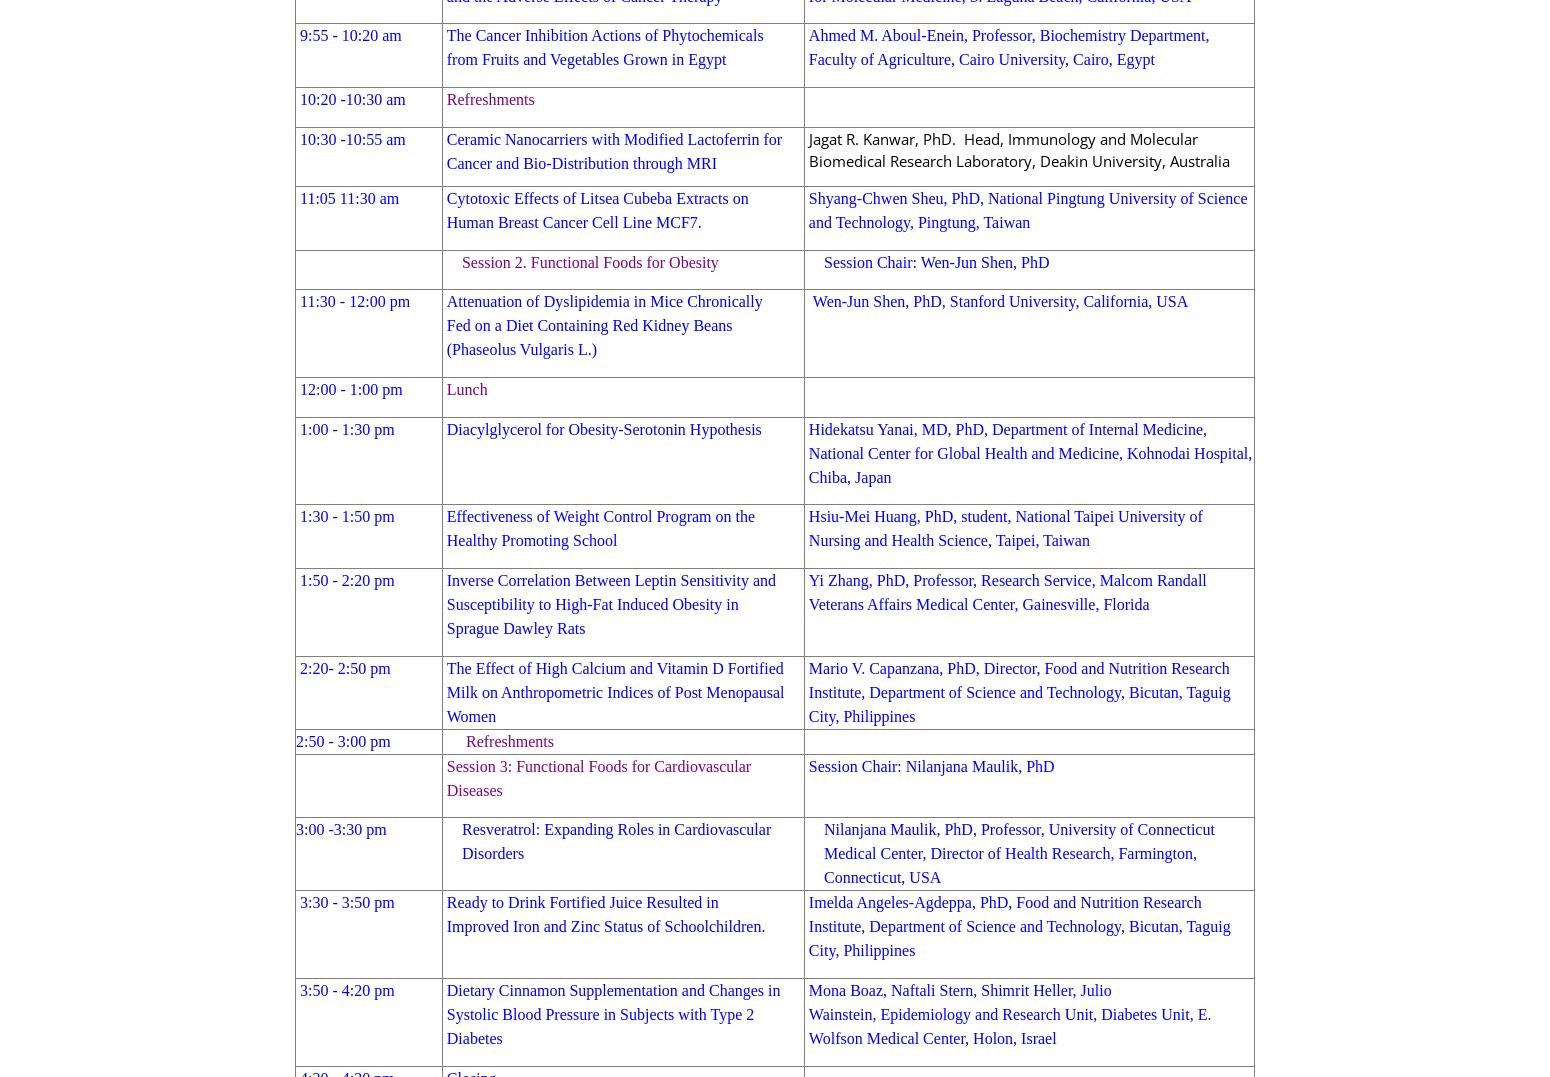  What do you see at coordinates (346, 515) in the screenshot?
I see `'1:30 - 1:50 pm'` at bounding box center [346, 515].